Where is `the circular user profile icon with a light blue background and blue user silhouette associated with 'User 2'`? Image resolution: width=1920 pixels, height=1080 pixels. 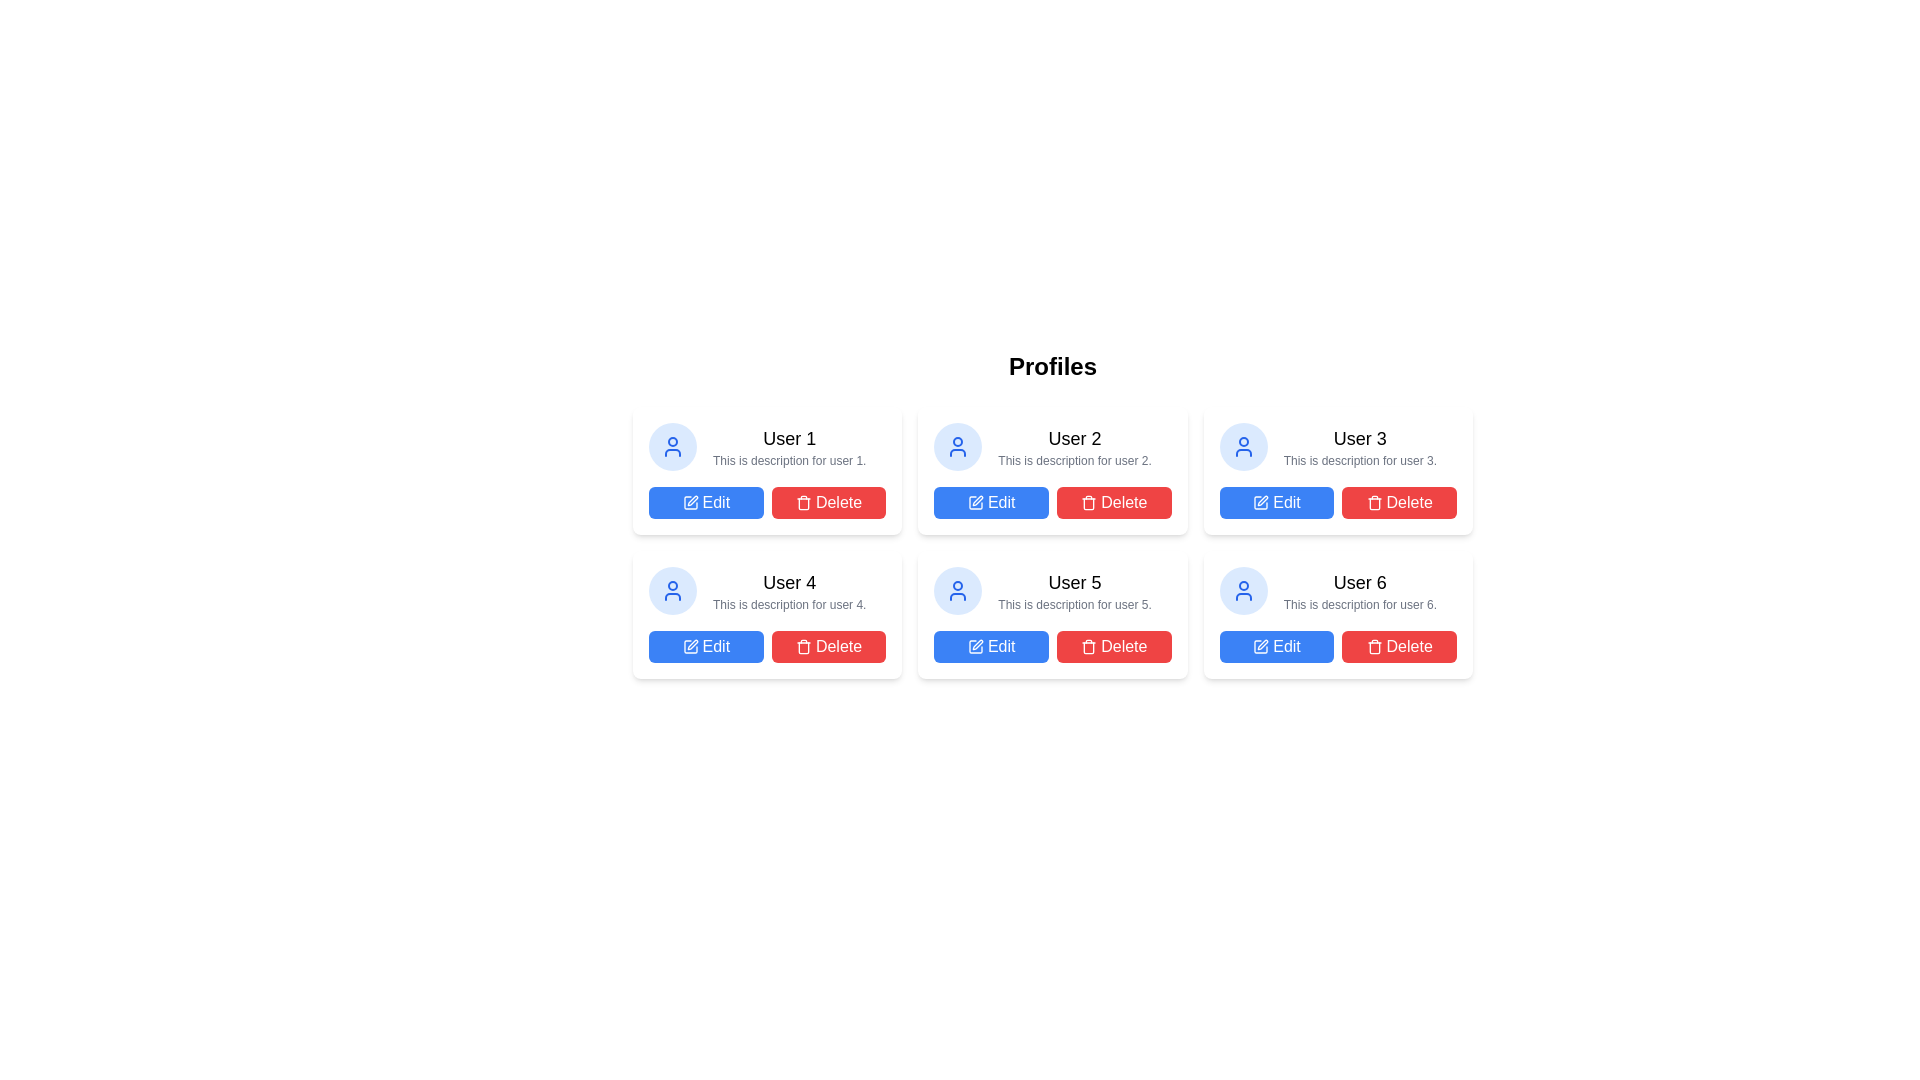 the circular user profile icon with a light blue background and blue user silhouette associated with 'User 2' is located at coordinates (957, 446).